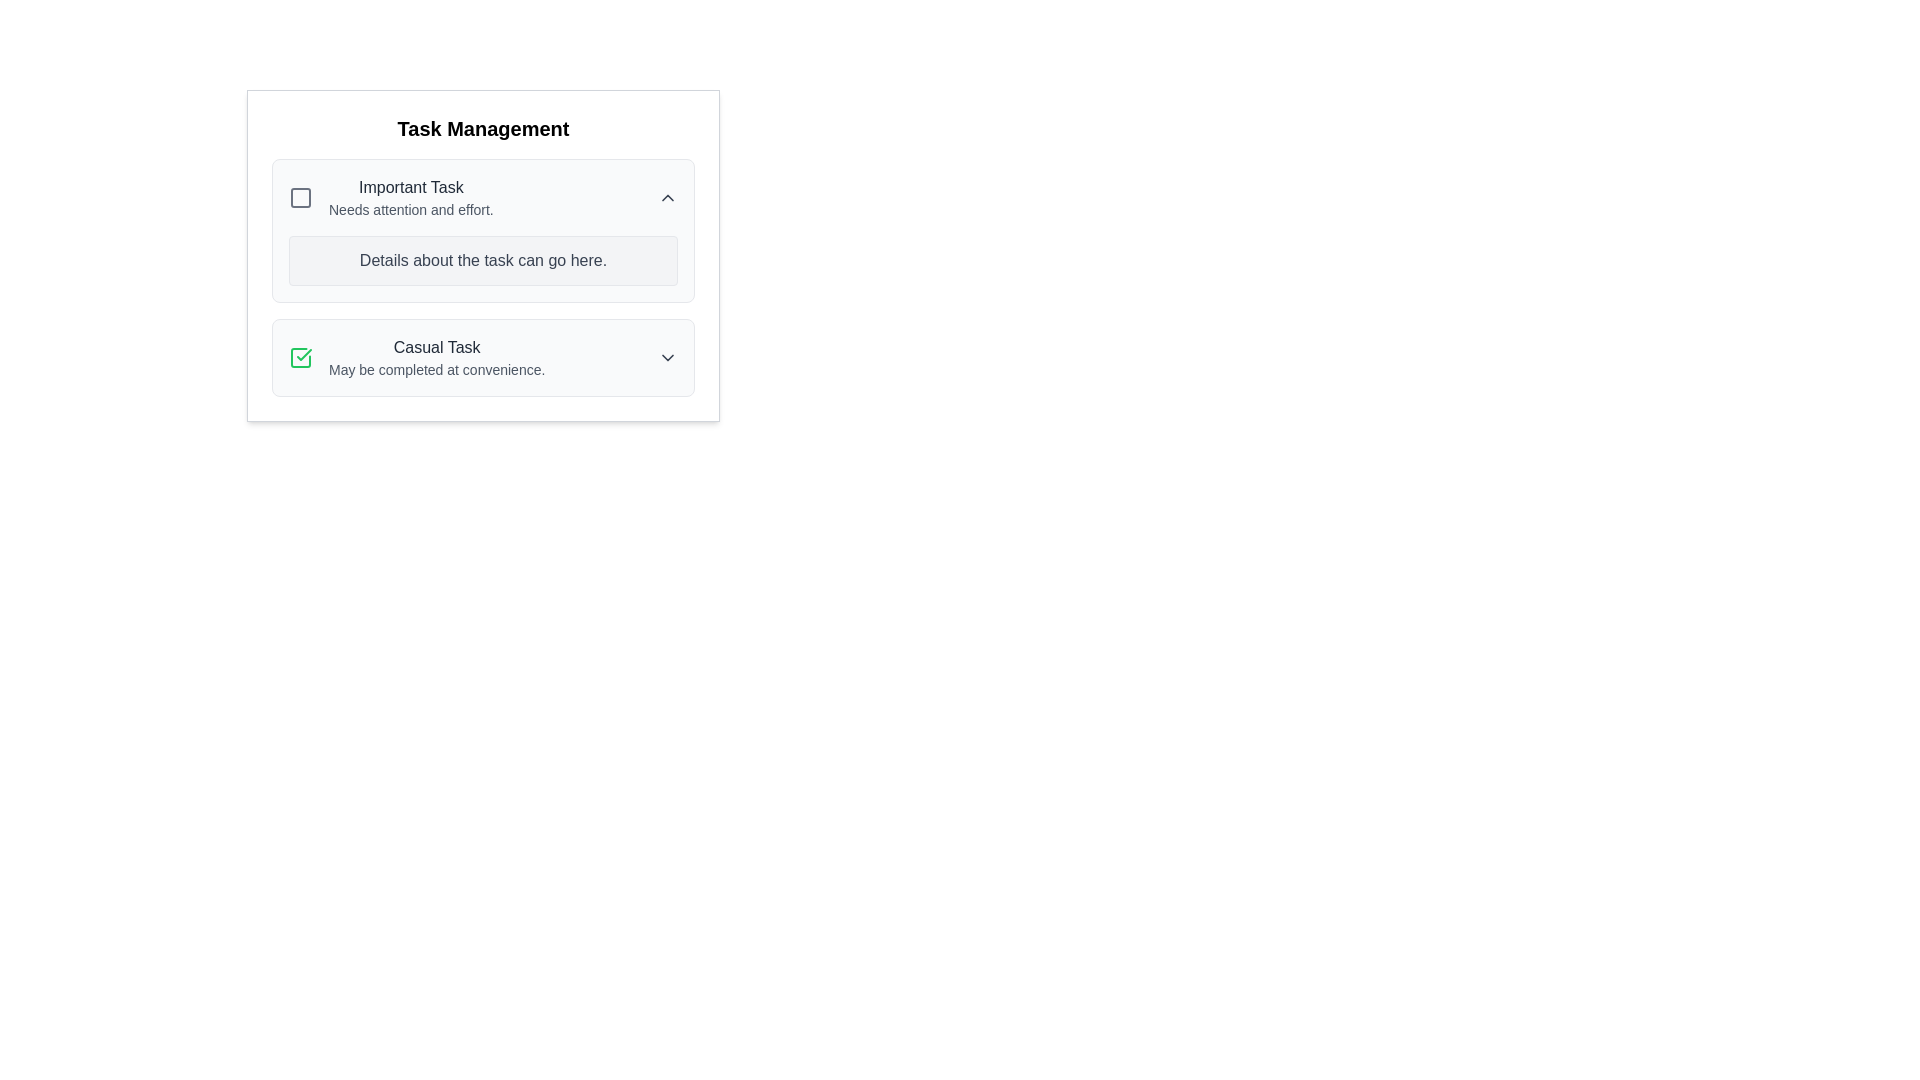 The image size is (1920, 1080). Describe the element at coordinates (300, 197) in the screenshot. I see `the priority icon located at the top part of the 'Important Task' card in the 'Task Management' layout to check its status` at that location.